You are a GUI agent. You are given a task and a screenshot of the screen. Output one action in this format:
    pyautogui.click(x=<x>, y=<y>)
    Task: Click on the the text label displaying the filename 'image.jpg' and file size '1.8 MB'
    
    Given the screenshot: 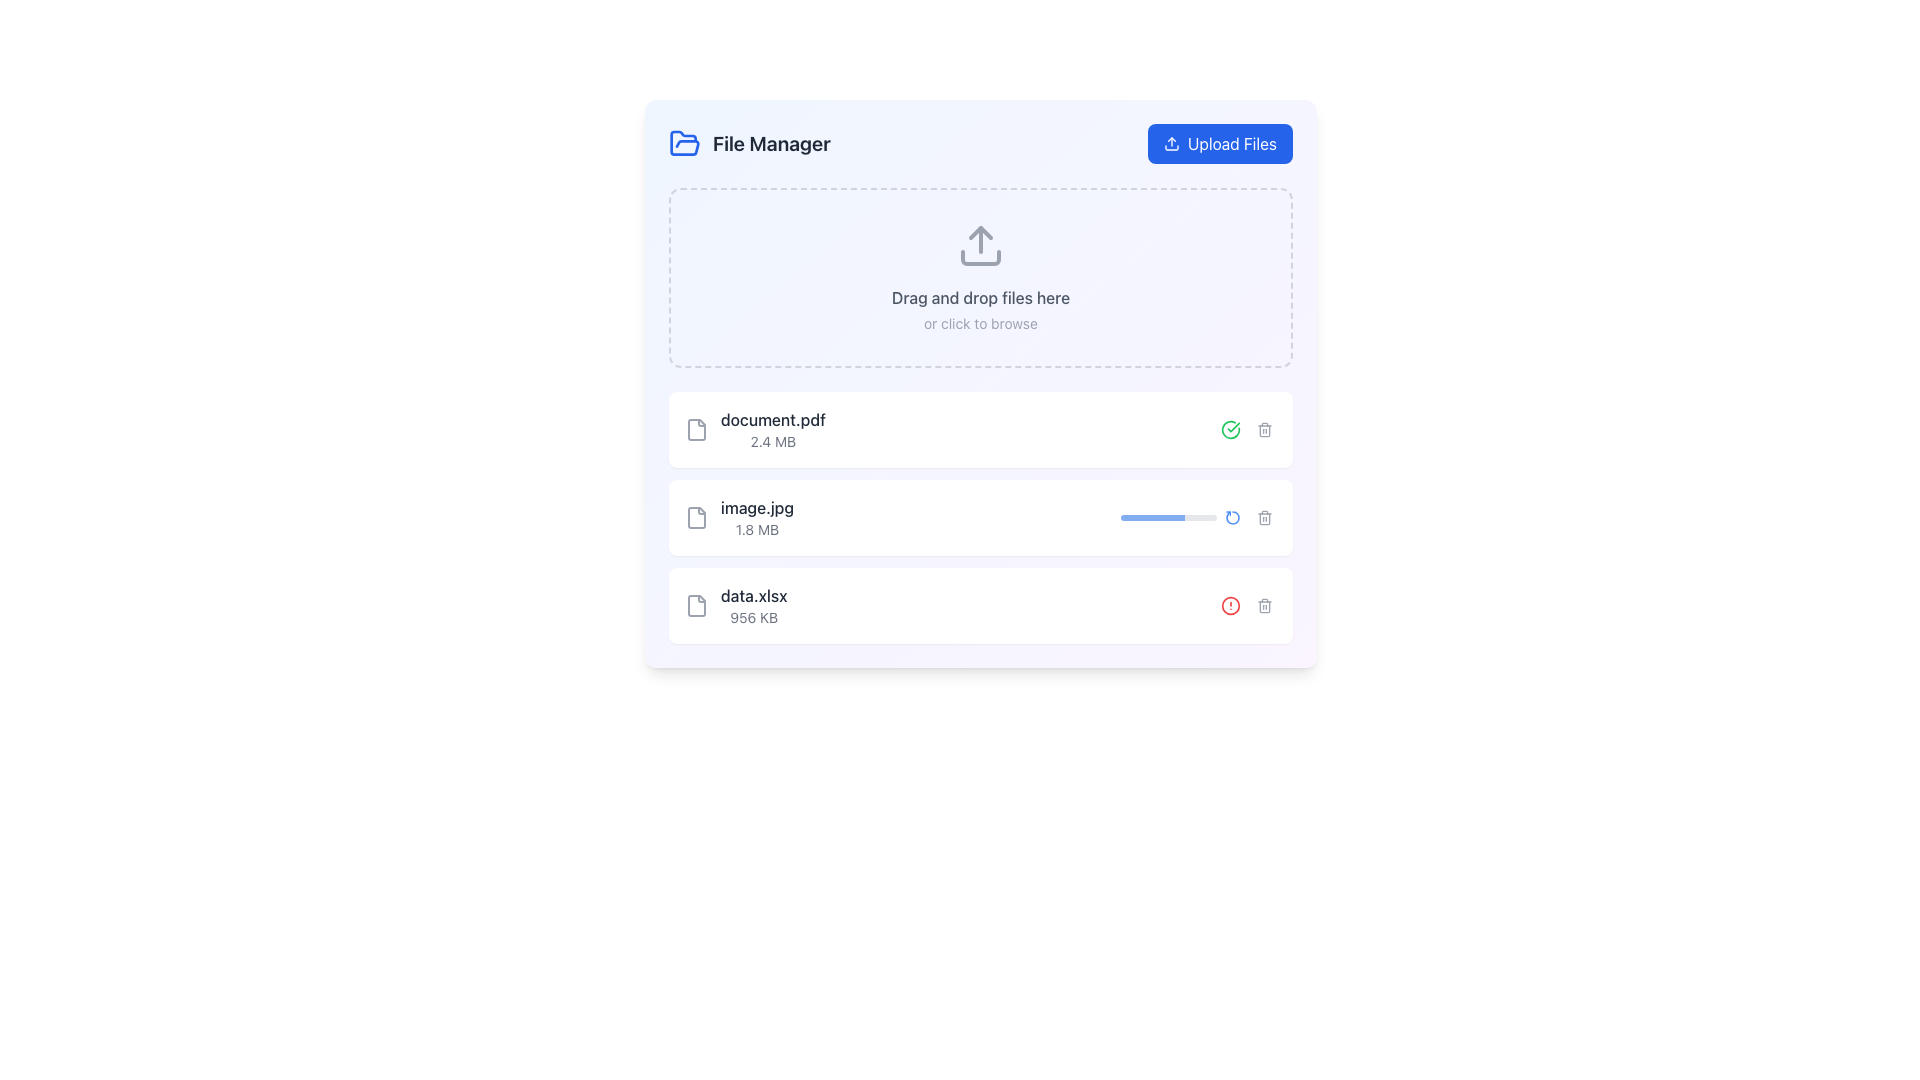 What is the action you would take?
    pyautogui.click(x=756, y=516)
    